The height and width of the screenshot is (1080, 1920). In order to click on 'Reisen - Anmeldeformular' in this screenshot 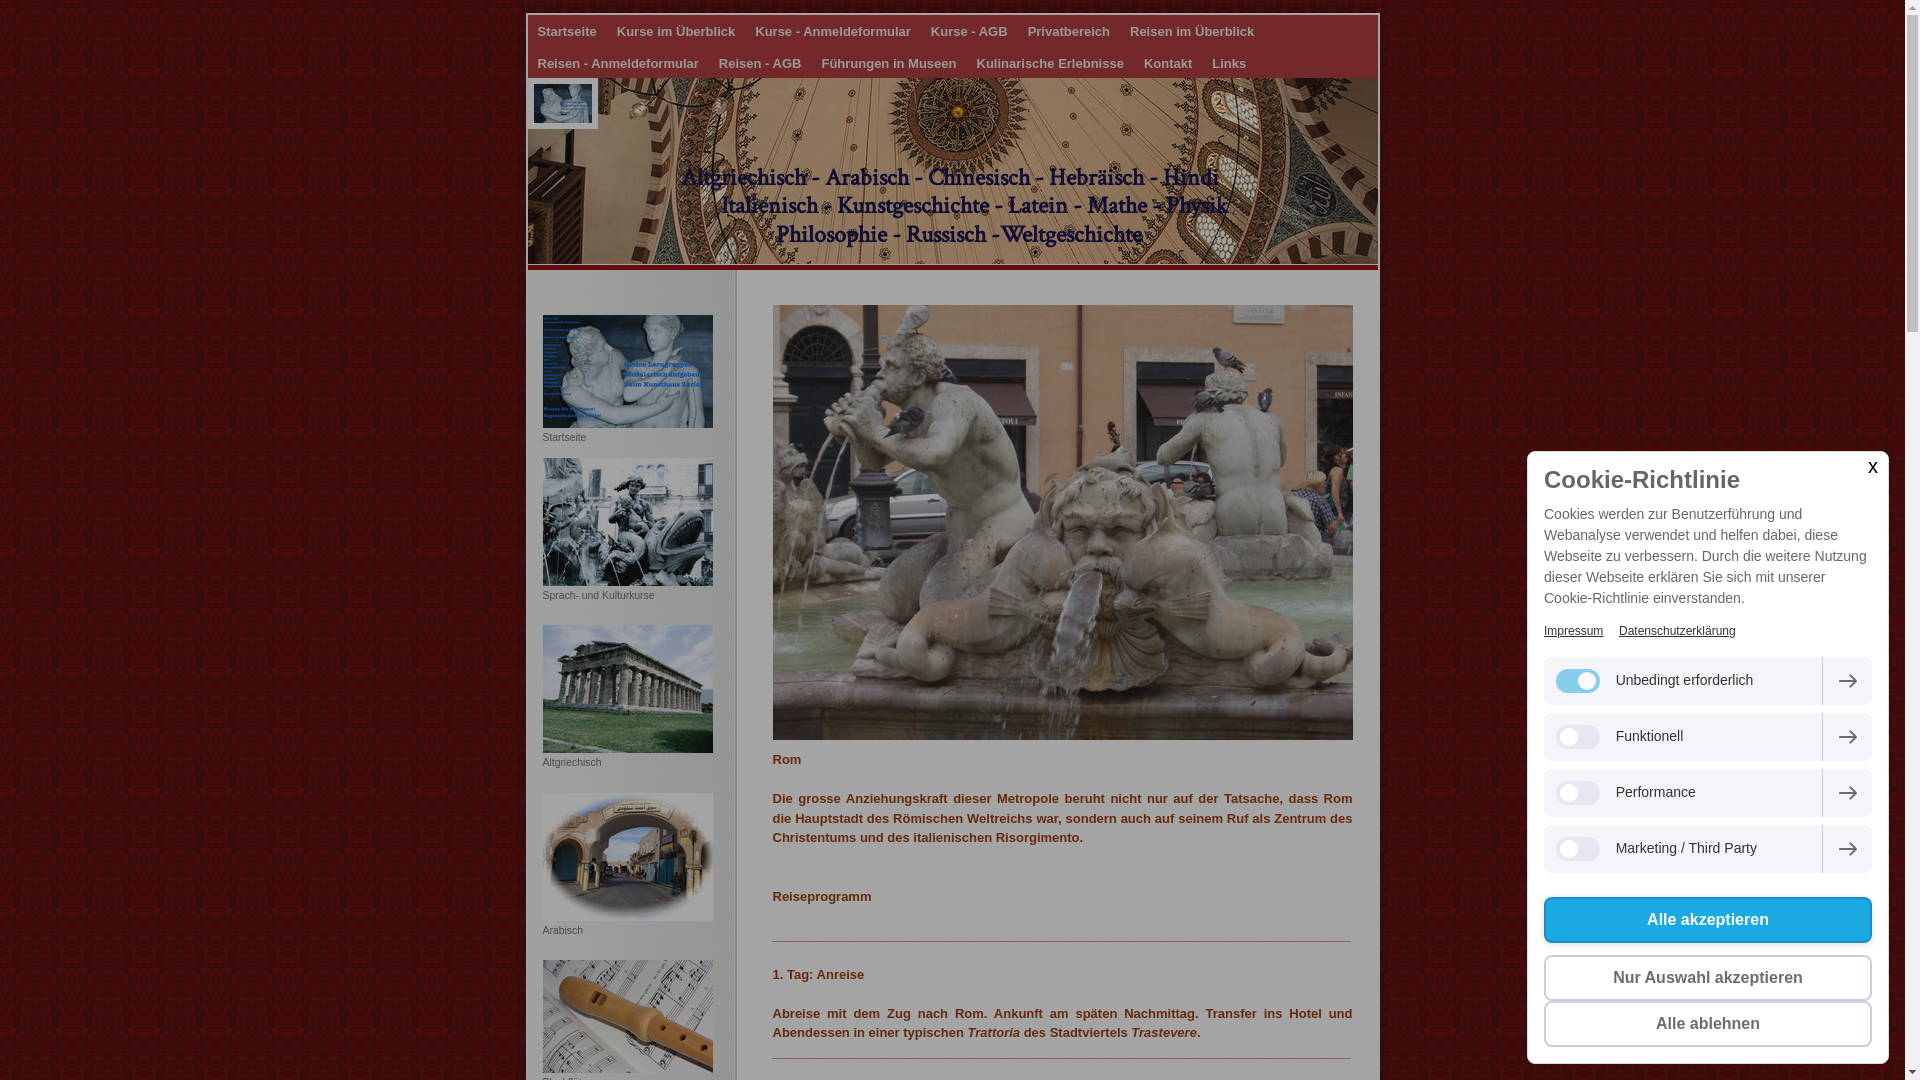, I will do `click(617, 61)`.